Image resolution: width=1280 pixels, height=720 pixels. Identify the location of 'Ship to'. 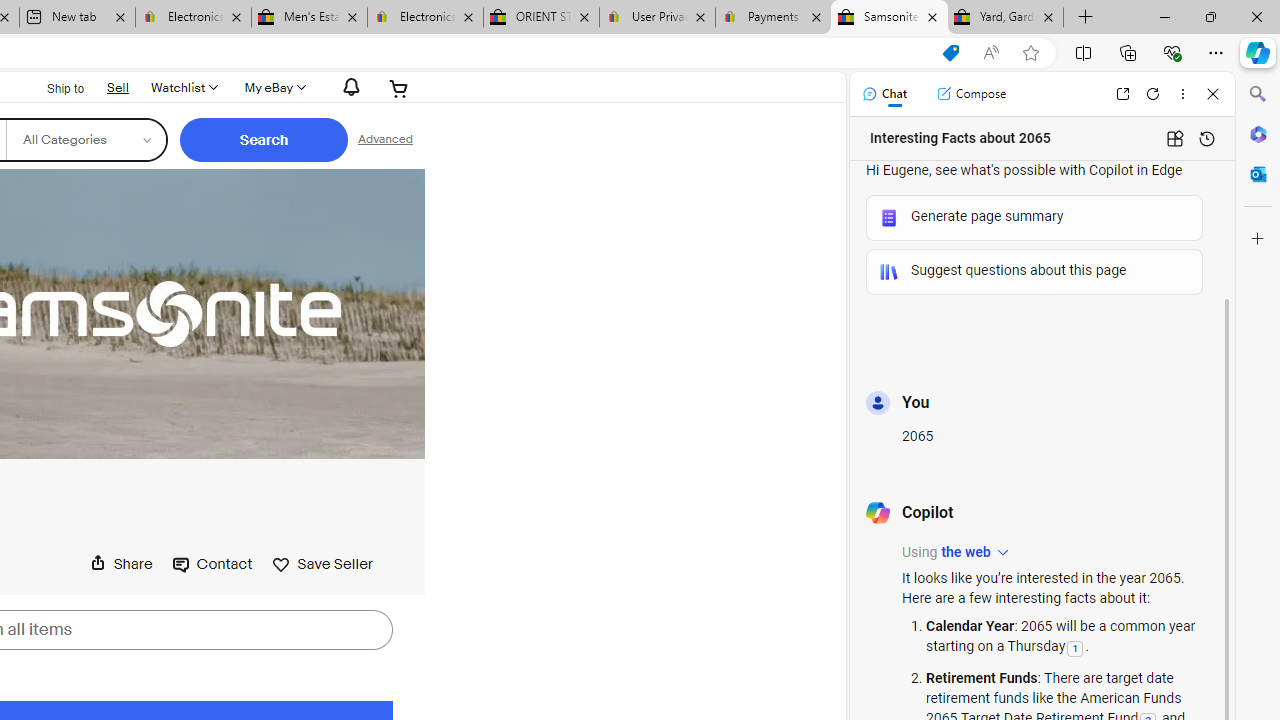
(52, 88).